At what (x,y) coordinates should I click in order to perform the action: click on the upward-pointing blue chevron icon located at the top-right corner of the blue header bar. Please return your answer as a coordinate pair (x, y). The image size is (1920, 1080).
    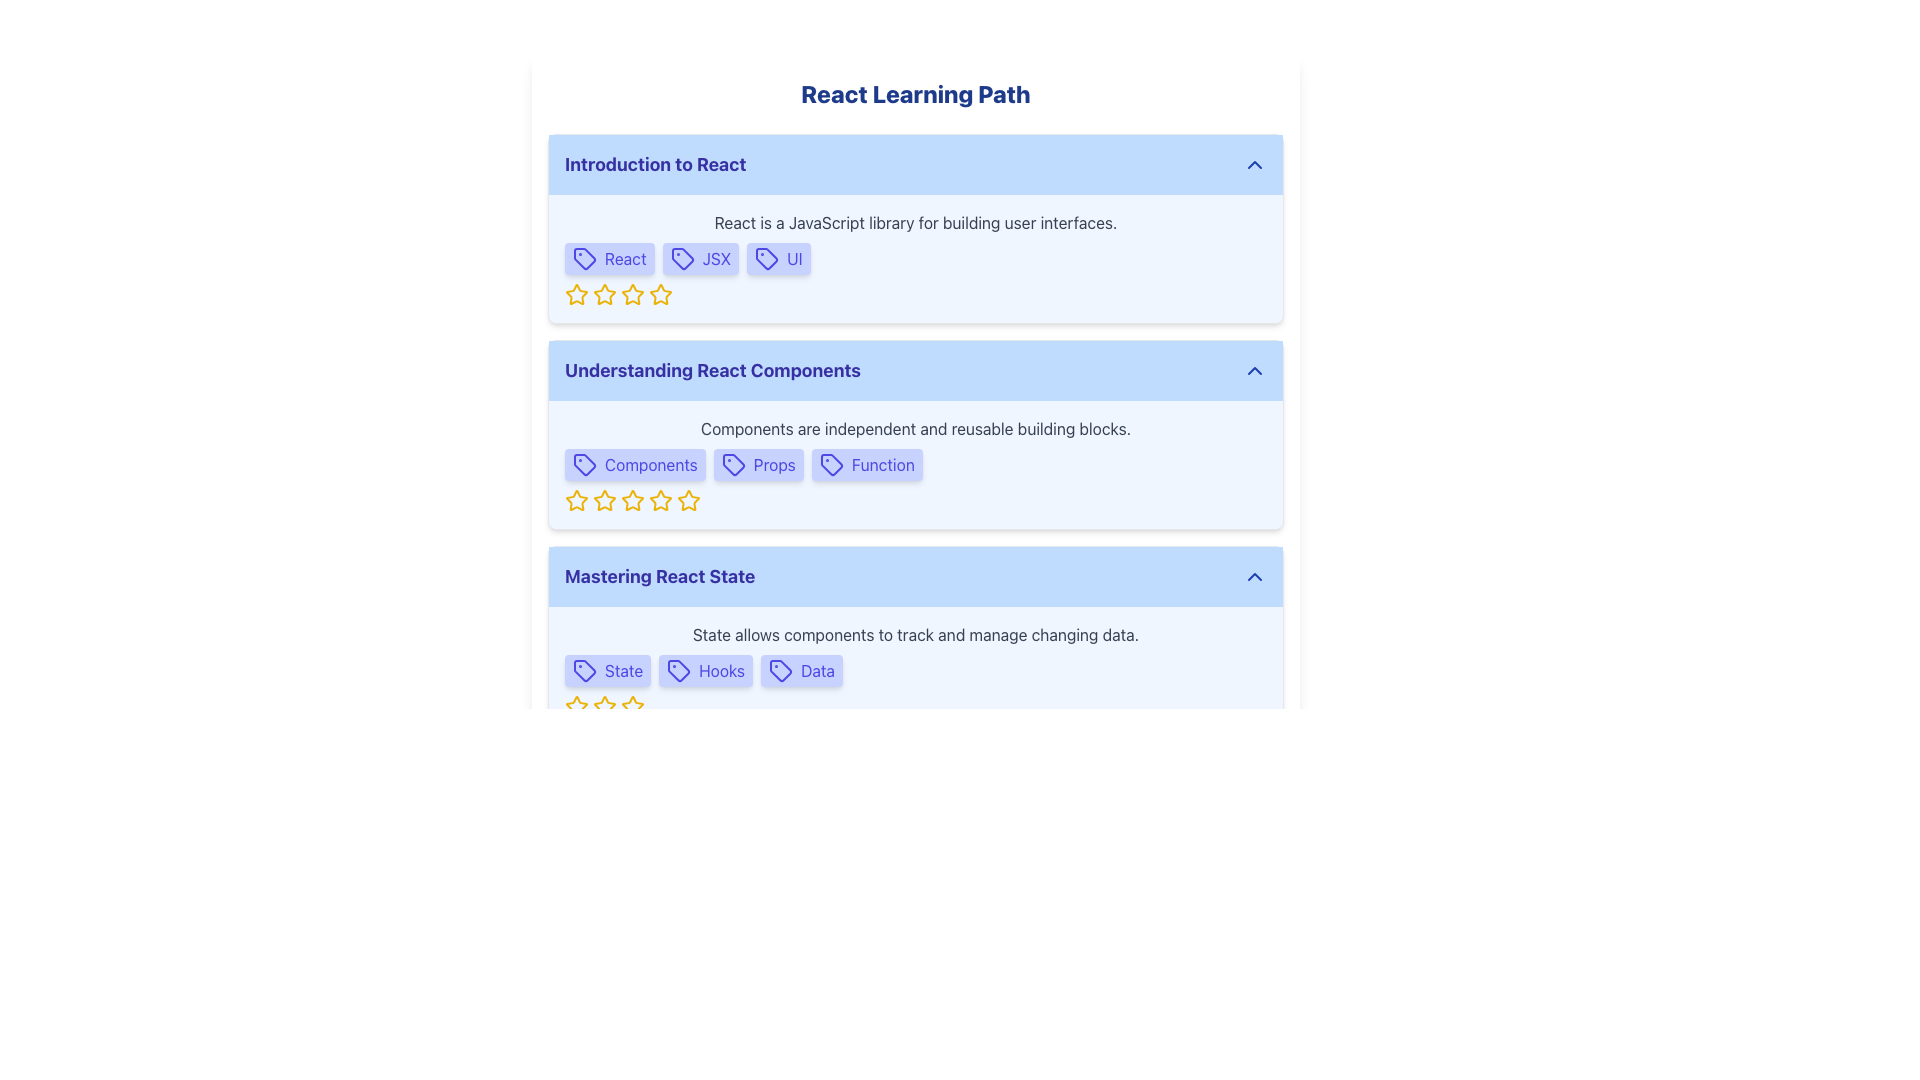
    Looking at the image, I should click on (1253, 164).